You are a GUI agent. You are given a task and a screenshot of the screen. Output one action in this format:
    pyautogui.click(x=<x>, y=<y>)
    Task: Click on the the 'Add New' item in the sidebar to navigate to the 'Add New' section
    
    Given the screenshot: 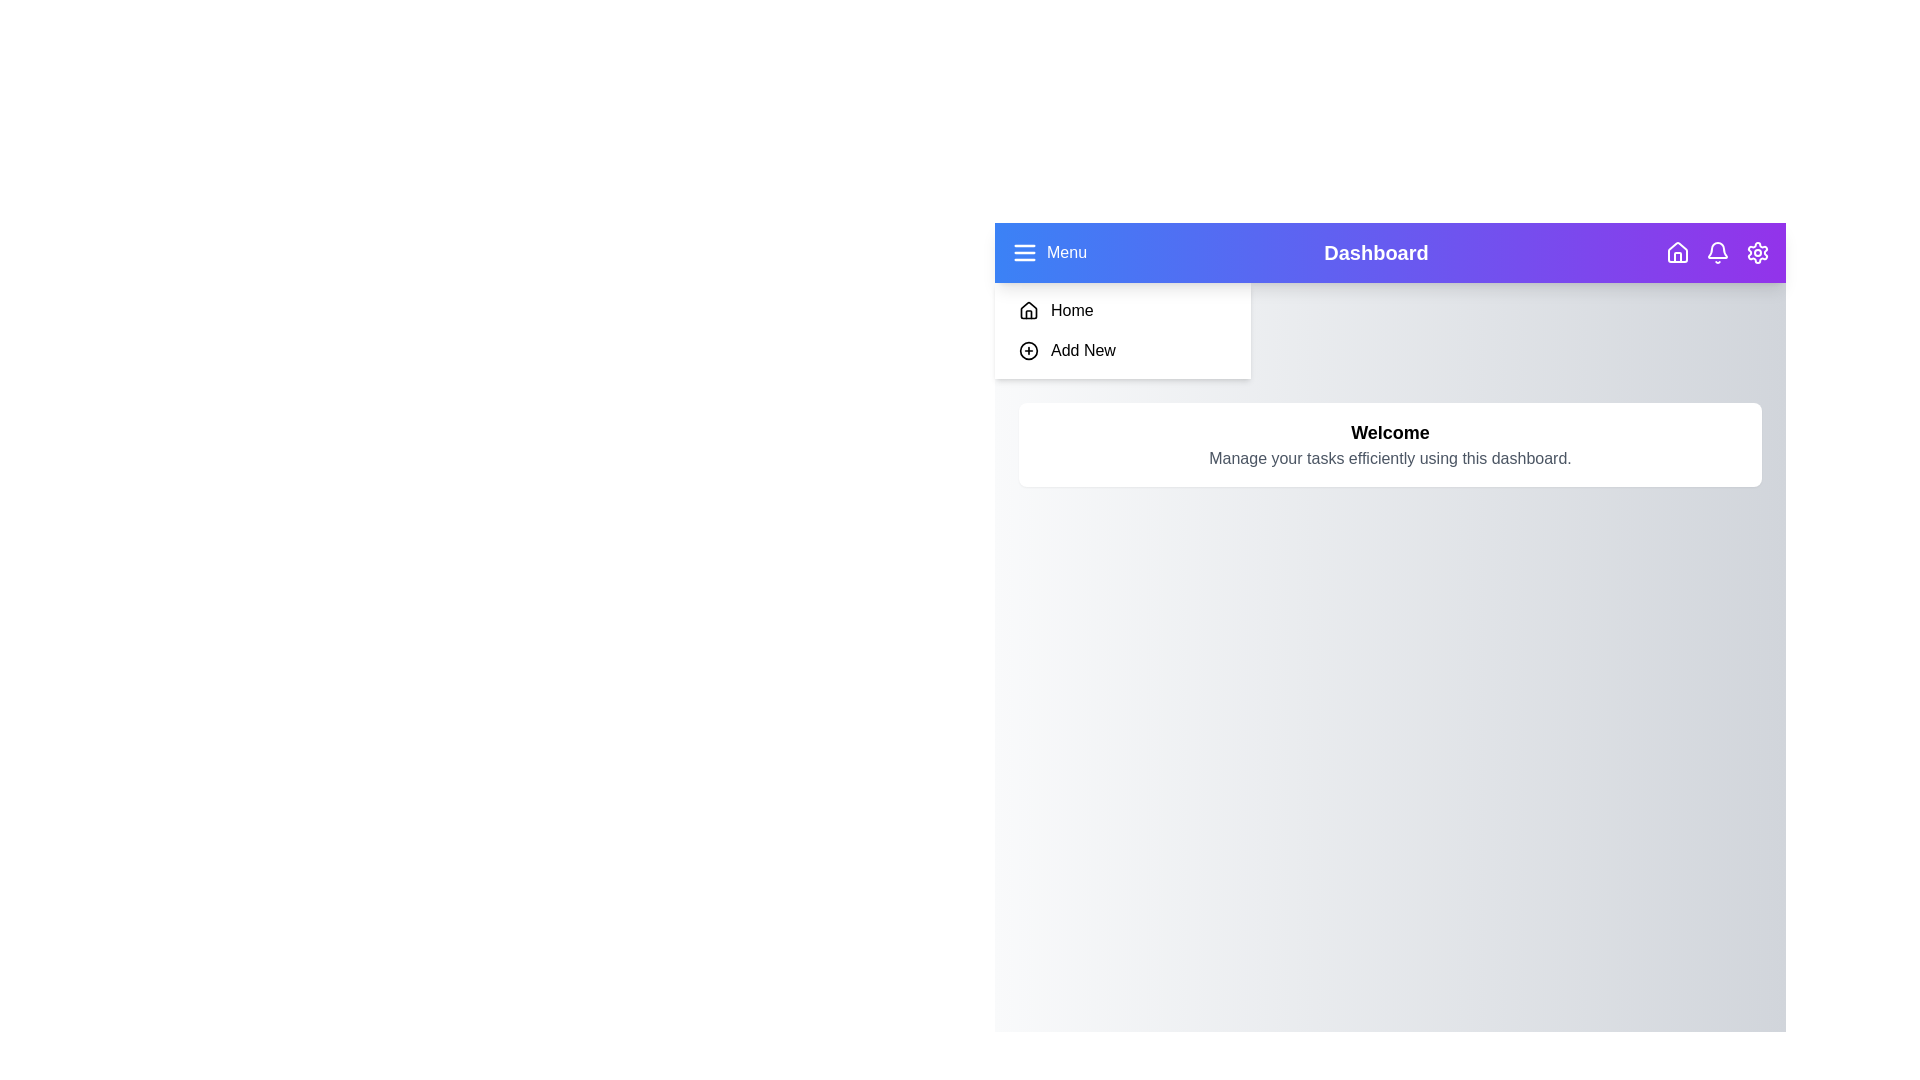 What is the action you would take?
    pyautogui.click(x=1028, y=350)
    